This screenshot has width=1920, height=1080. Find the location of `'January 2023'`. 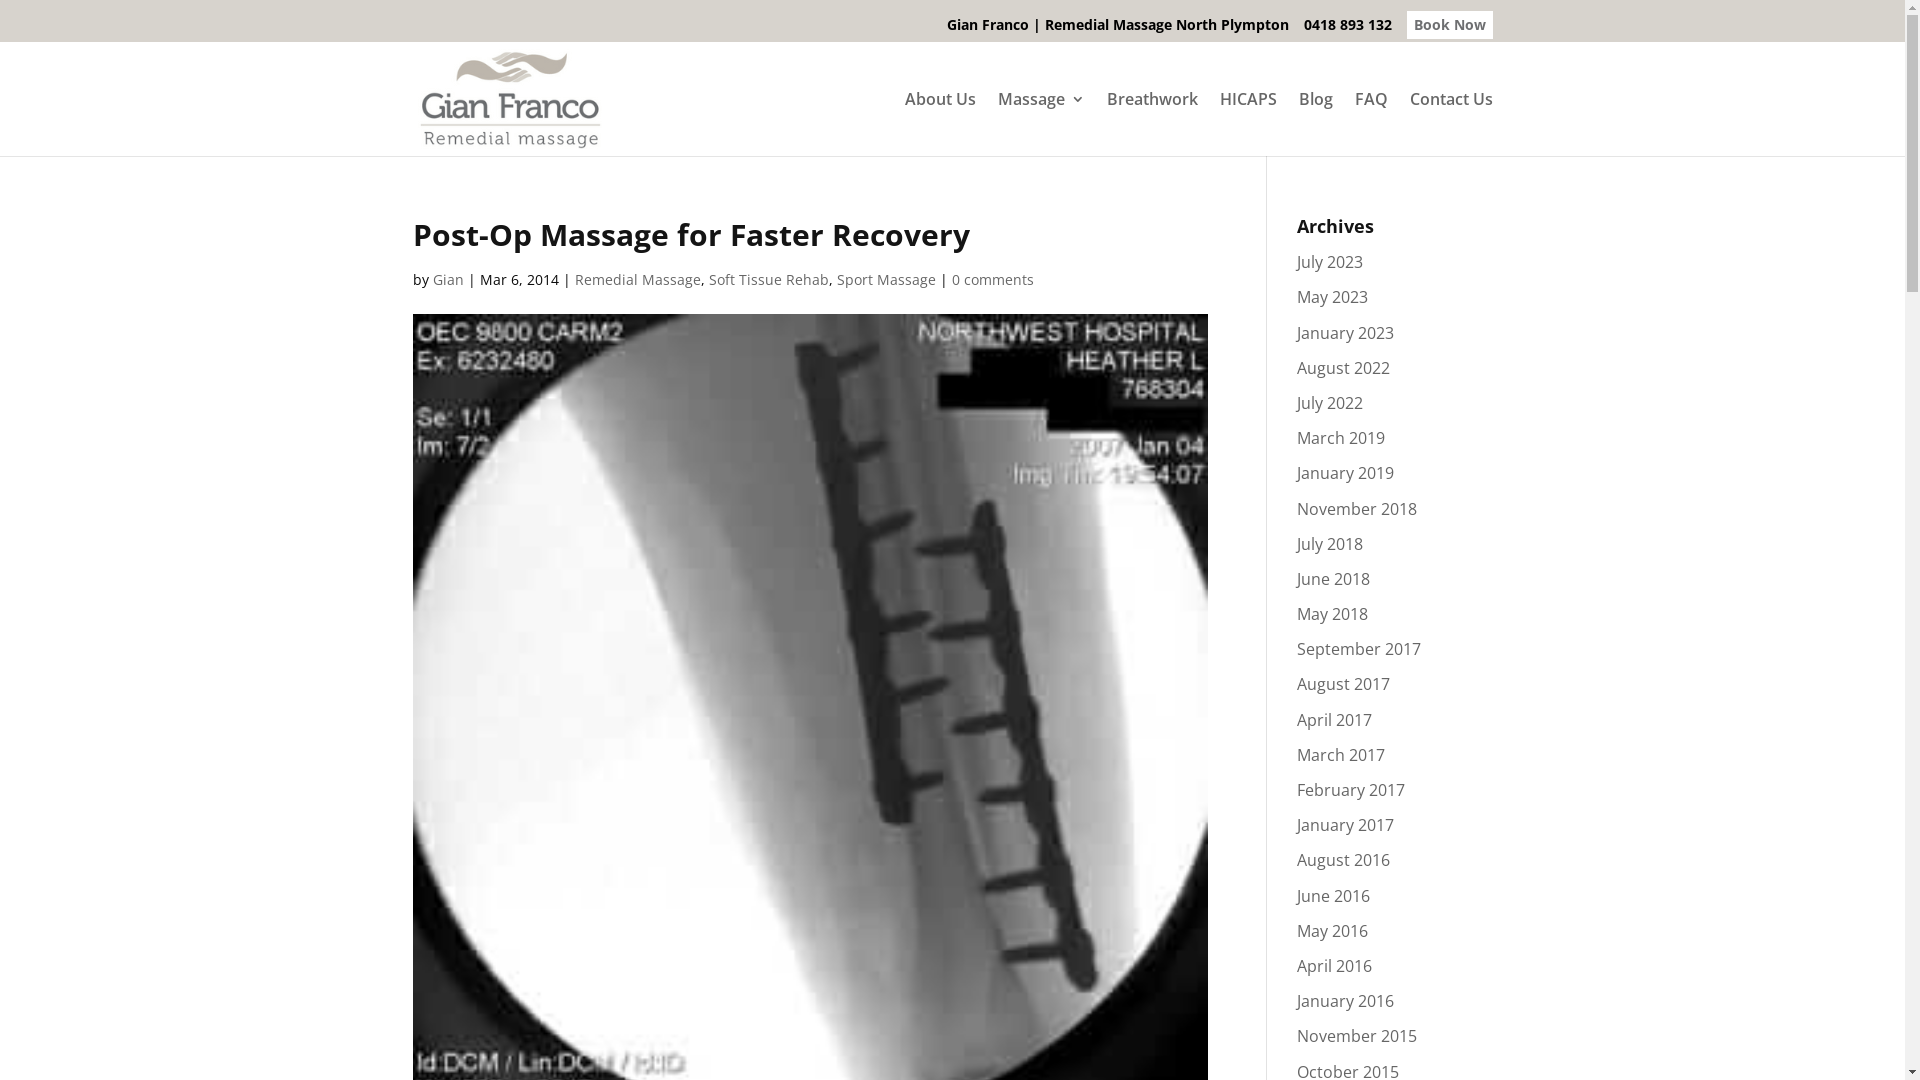

'January 2023' is located at coordinates (1296, 331).